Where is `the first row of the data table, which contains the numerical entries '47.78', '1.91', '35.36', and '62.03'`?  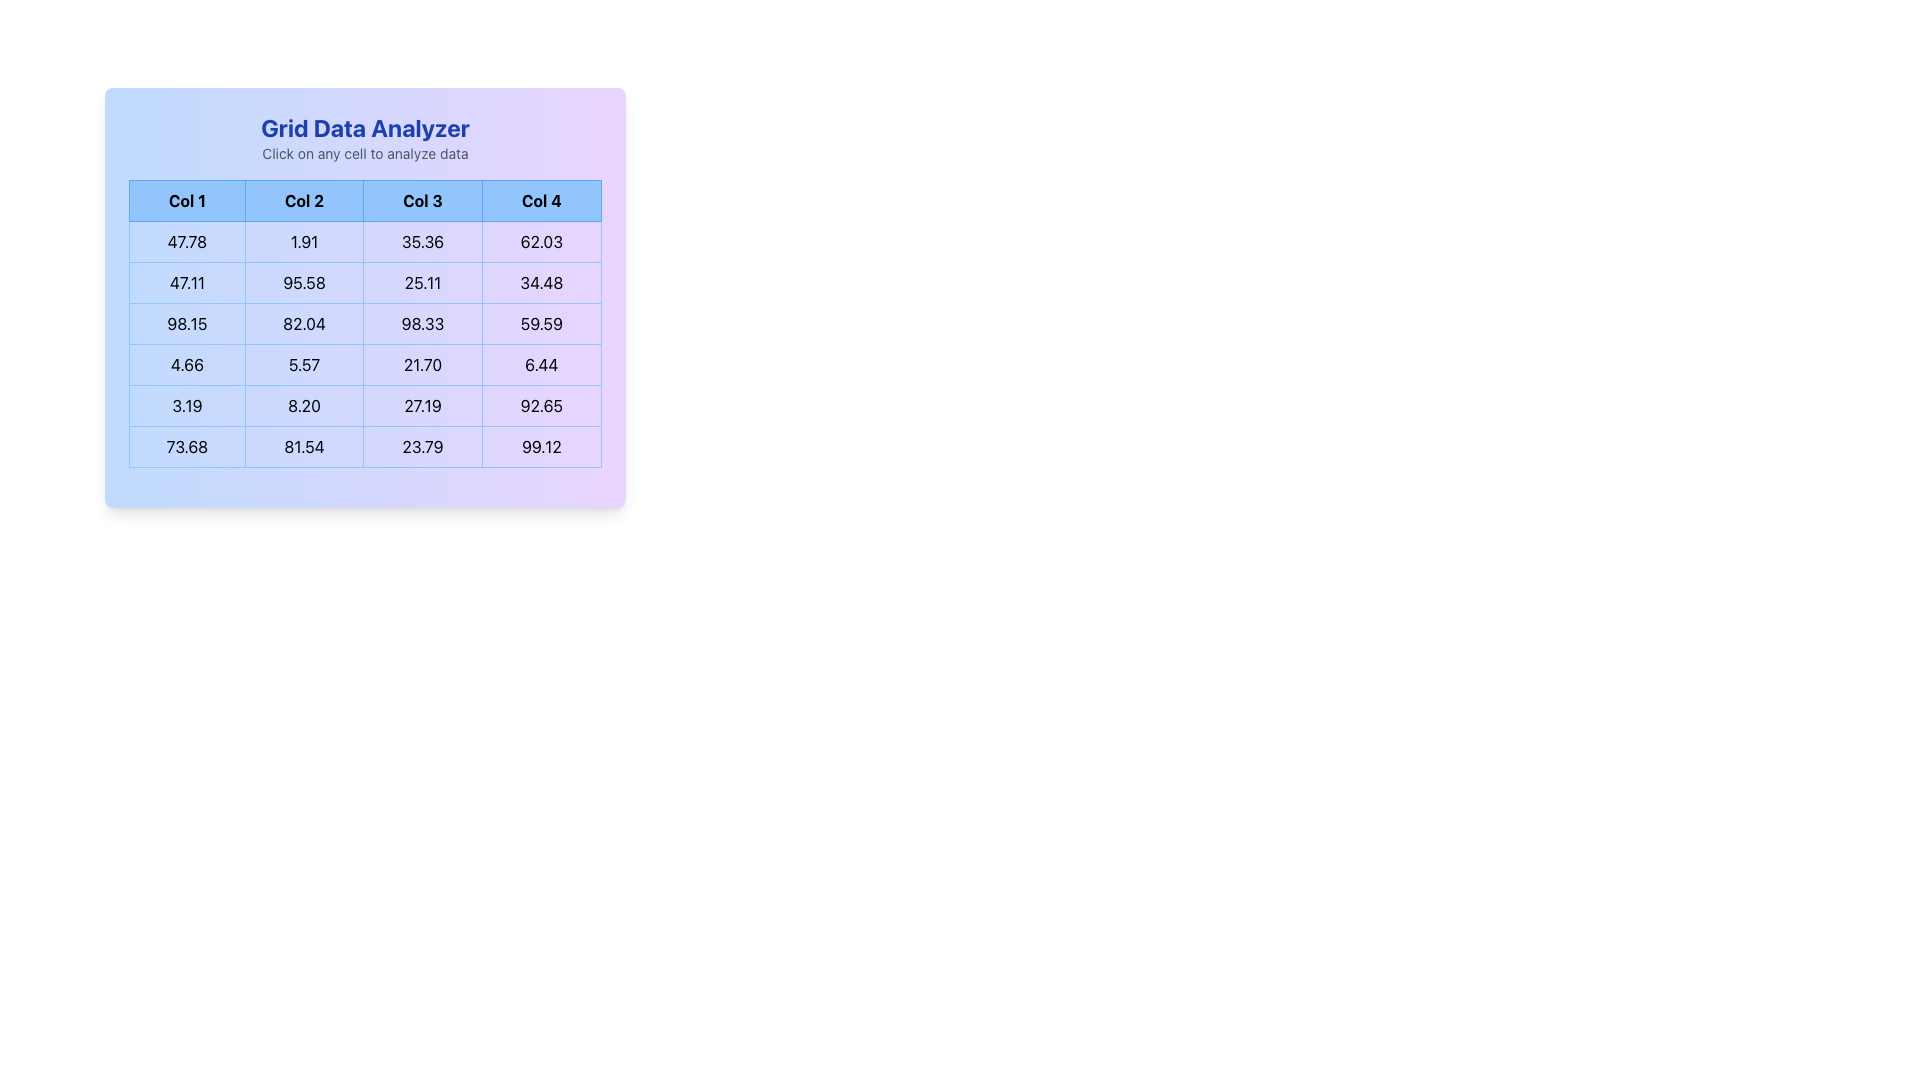
the first row of the data table, which contains the numerical entries '47.78', '1.91', '35.36', and '62.03' is located at coordinates (365, 241).